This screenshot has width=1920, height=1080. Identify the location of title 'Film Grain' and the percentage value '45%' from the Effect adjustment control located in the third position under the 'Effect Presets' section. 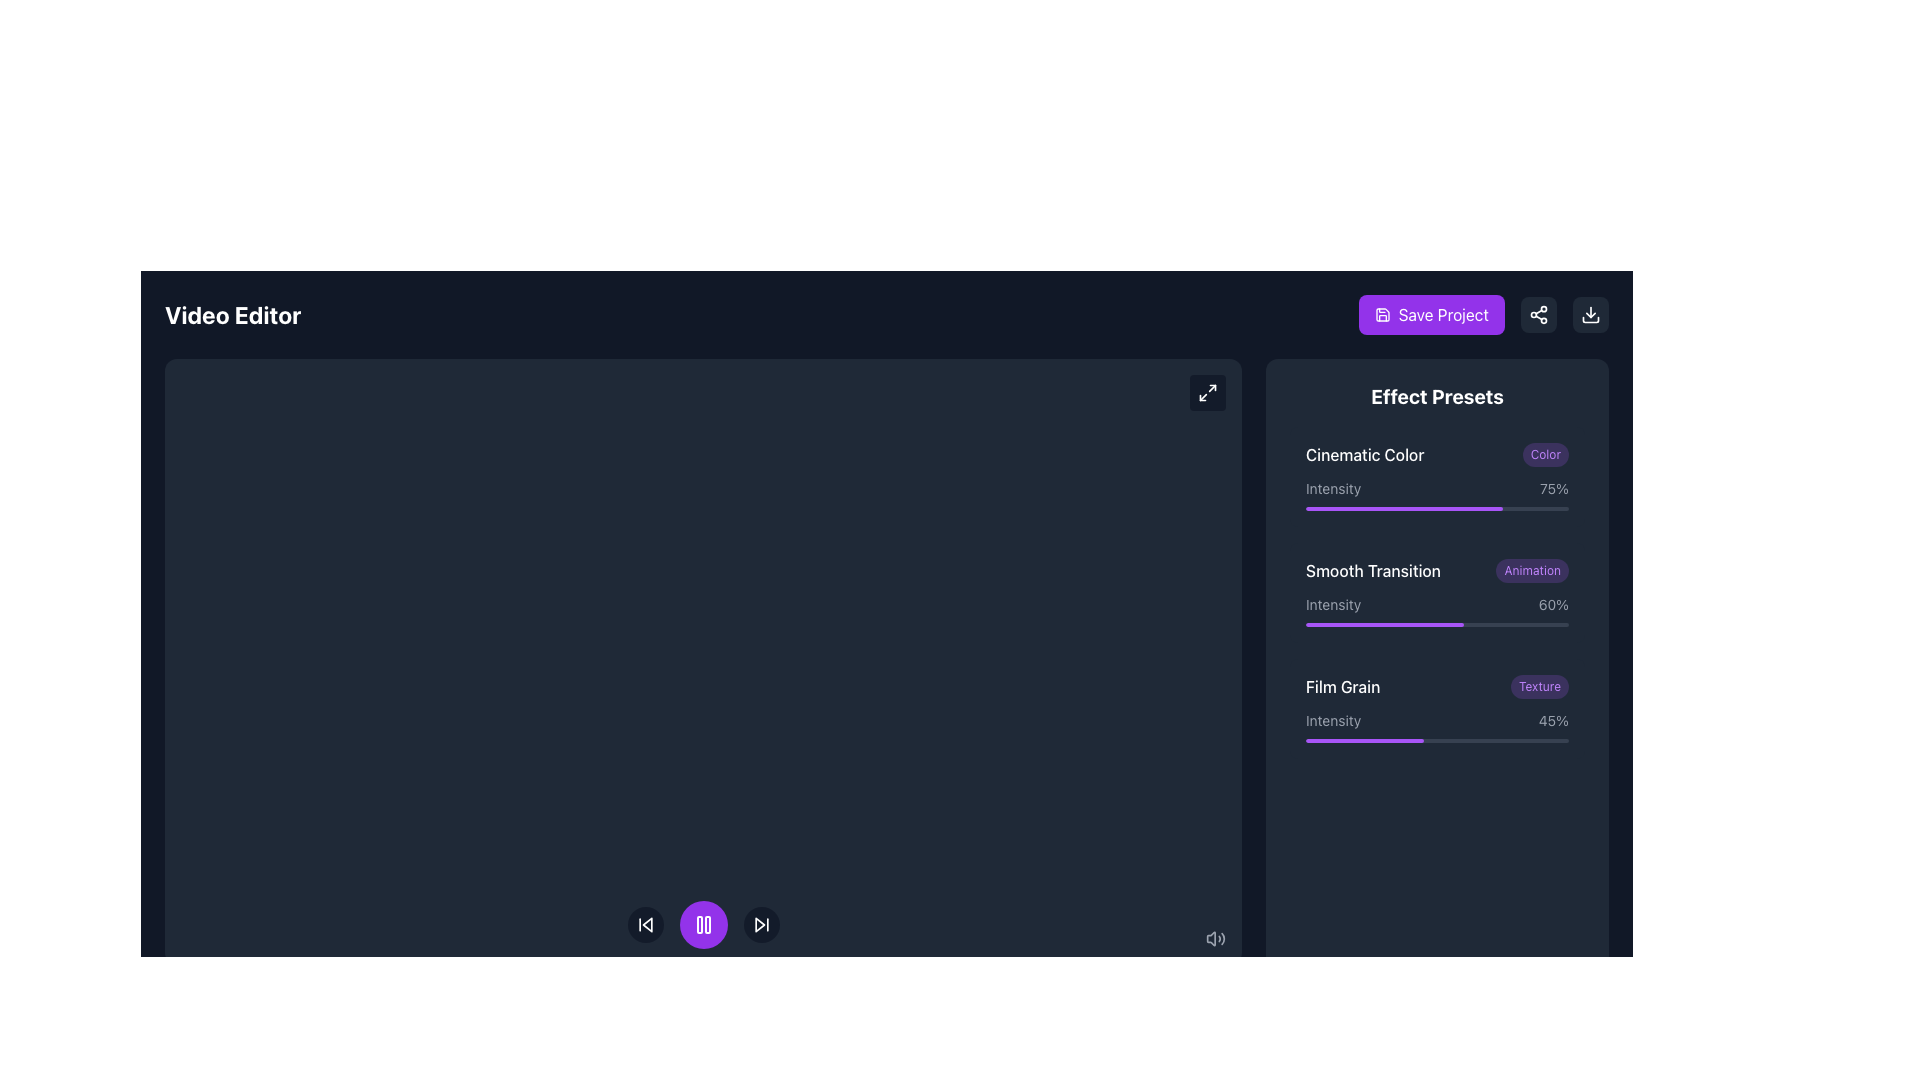
(1436, 708).